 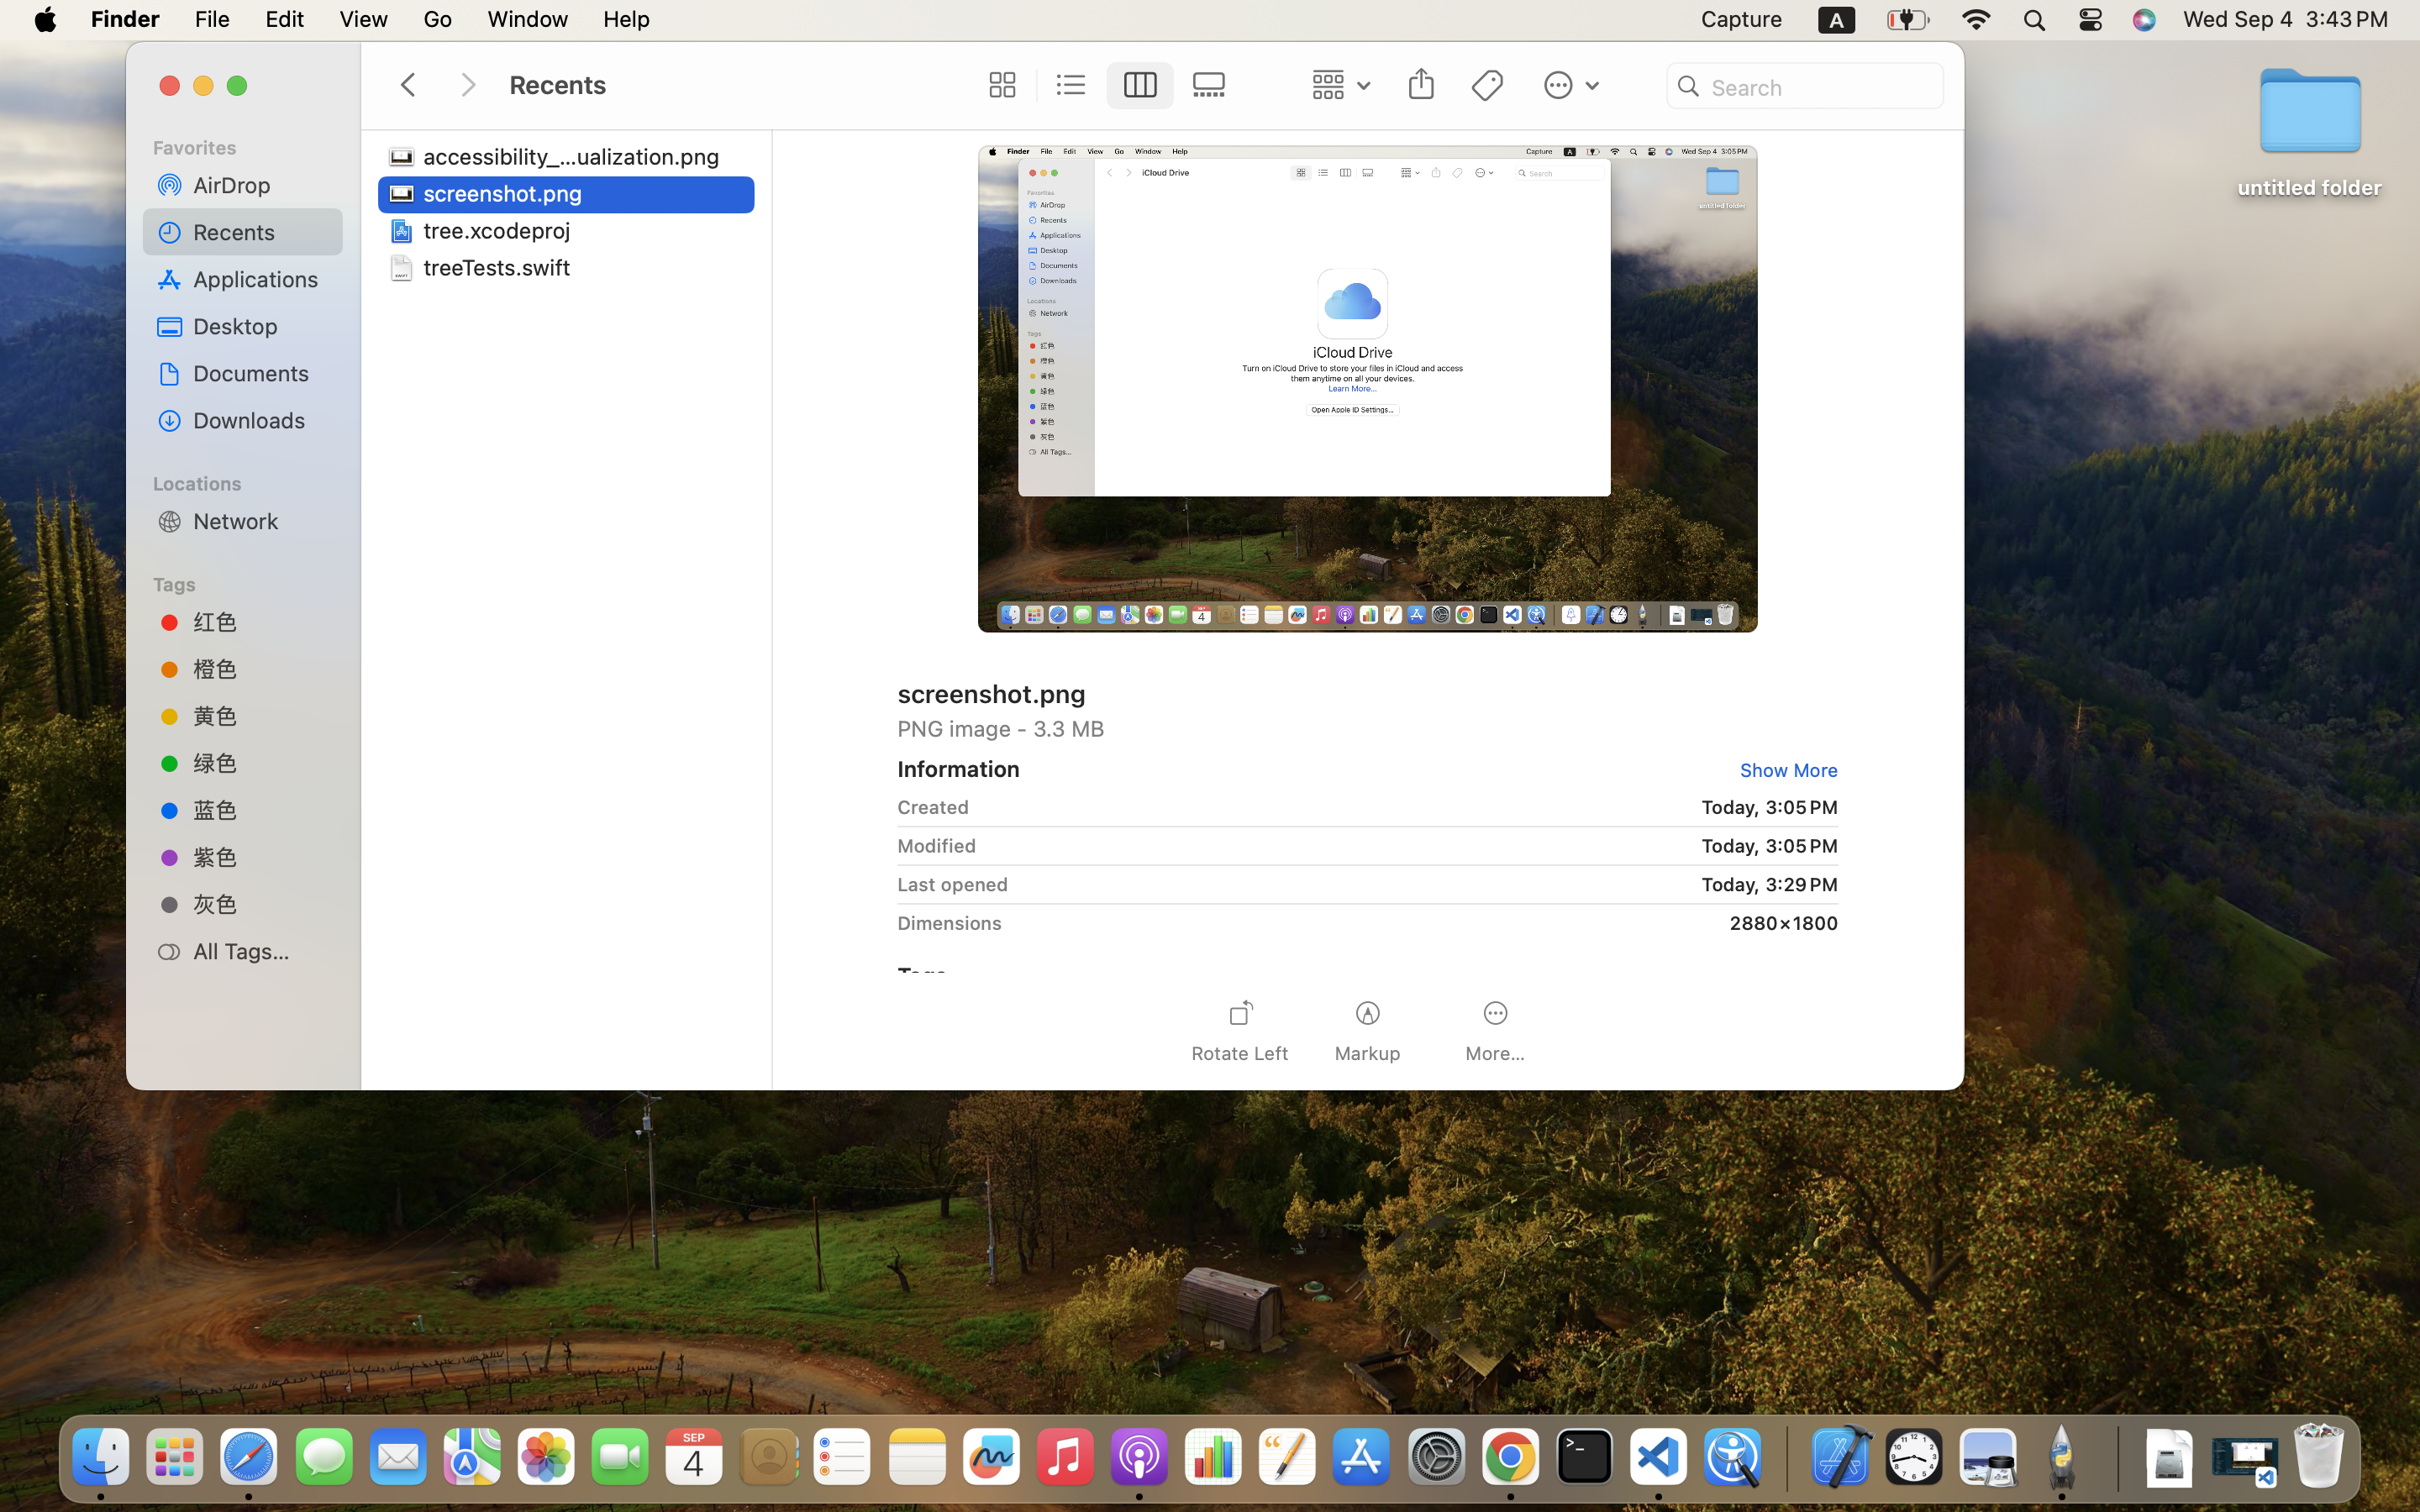 I want to click on 'AirDrop', so click(x=260, y=183).